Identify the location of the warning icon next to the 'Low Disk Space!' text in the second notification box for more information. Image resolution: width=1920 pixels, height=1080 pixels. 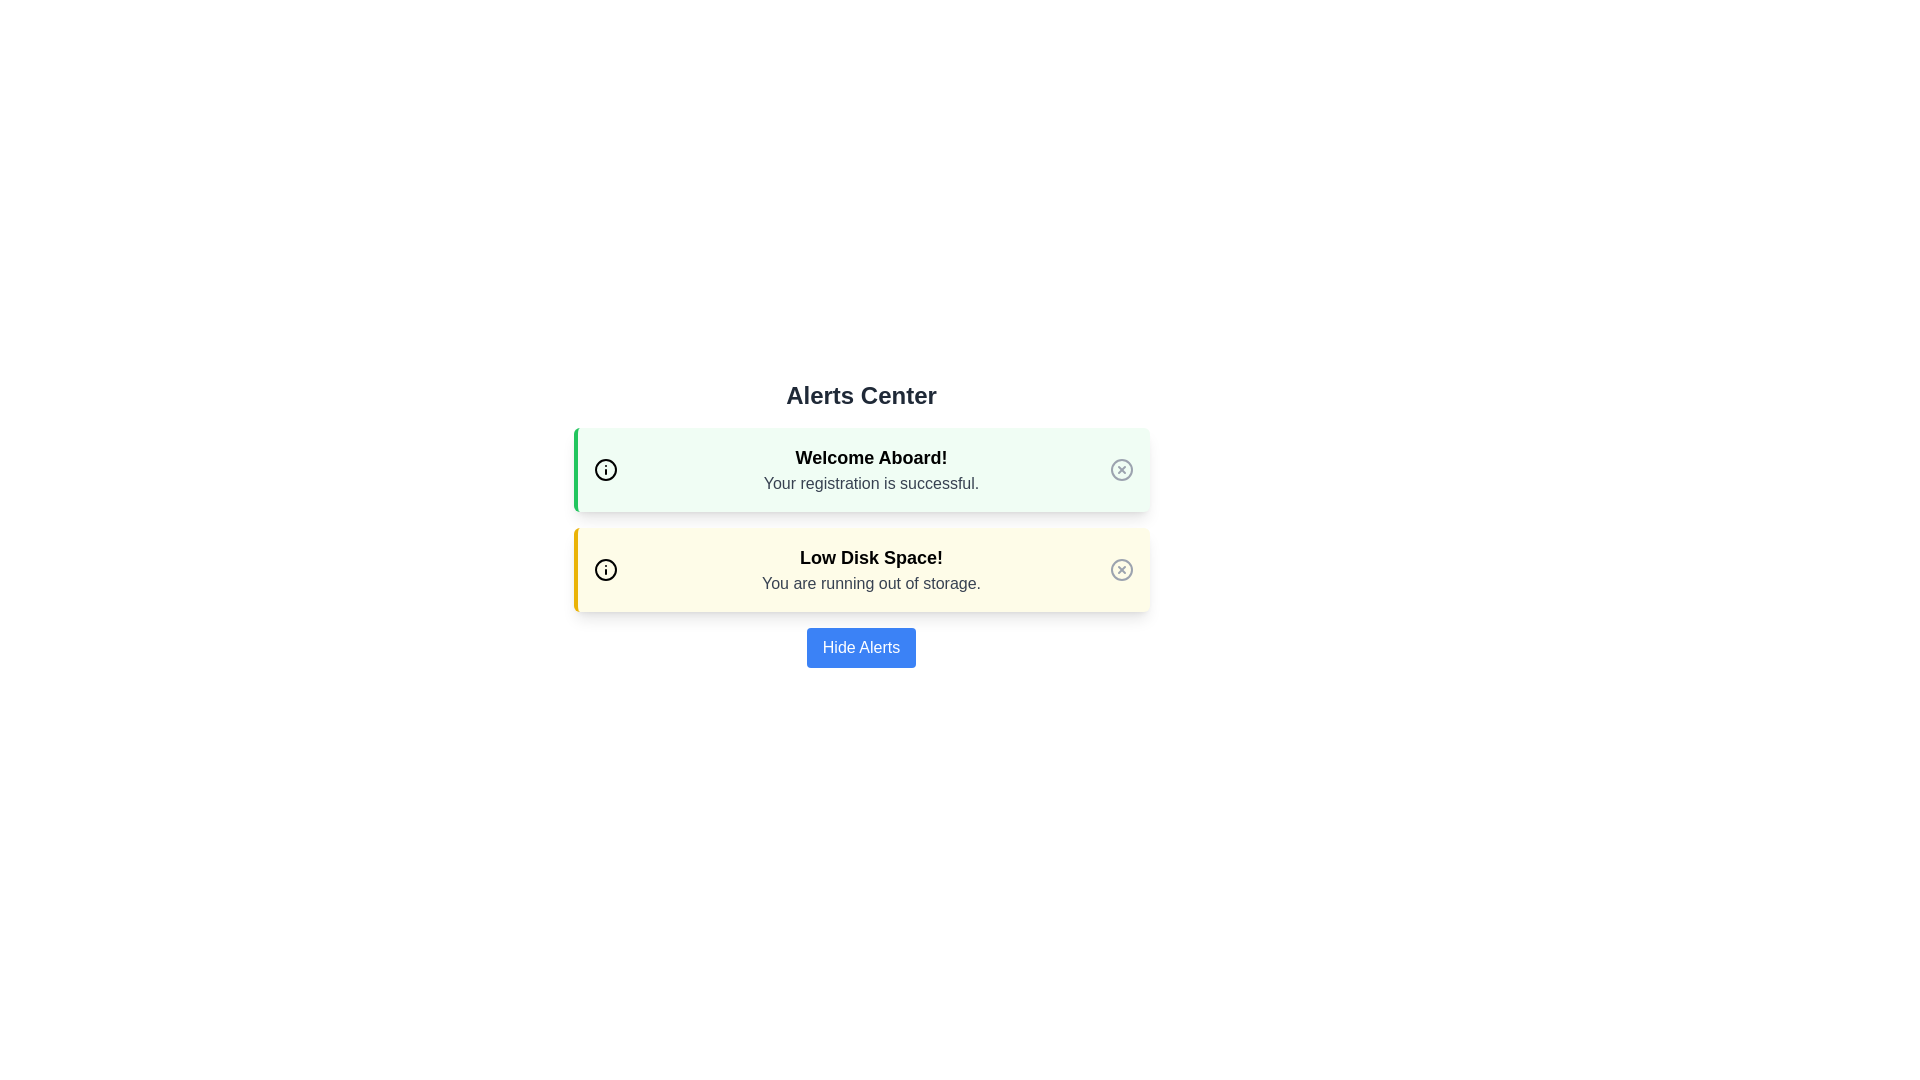
(604, 570).